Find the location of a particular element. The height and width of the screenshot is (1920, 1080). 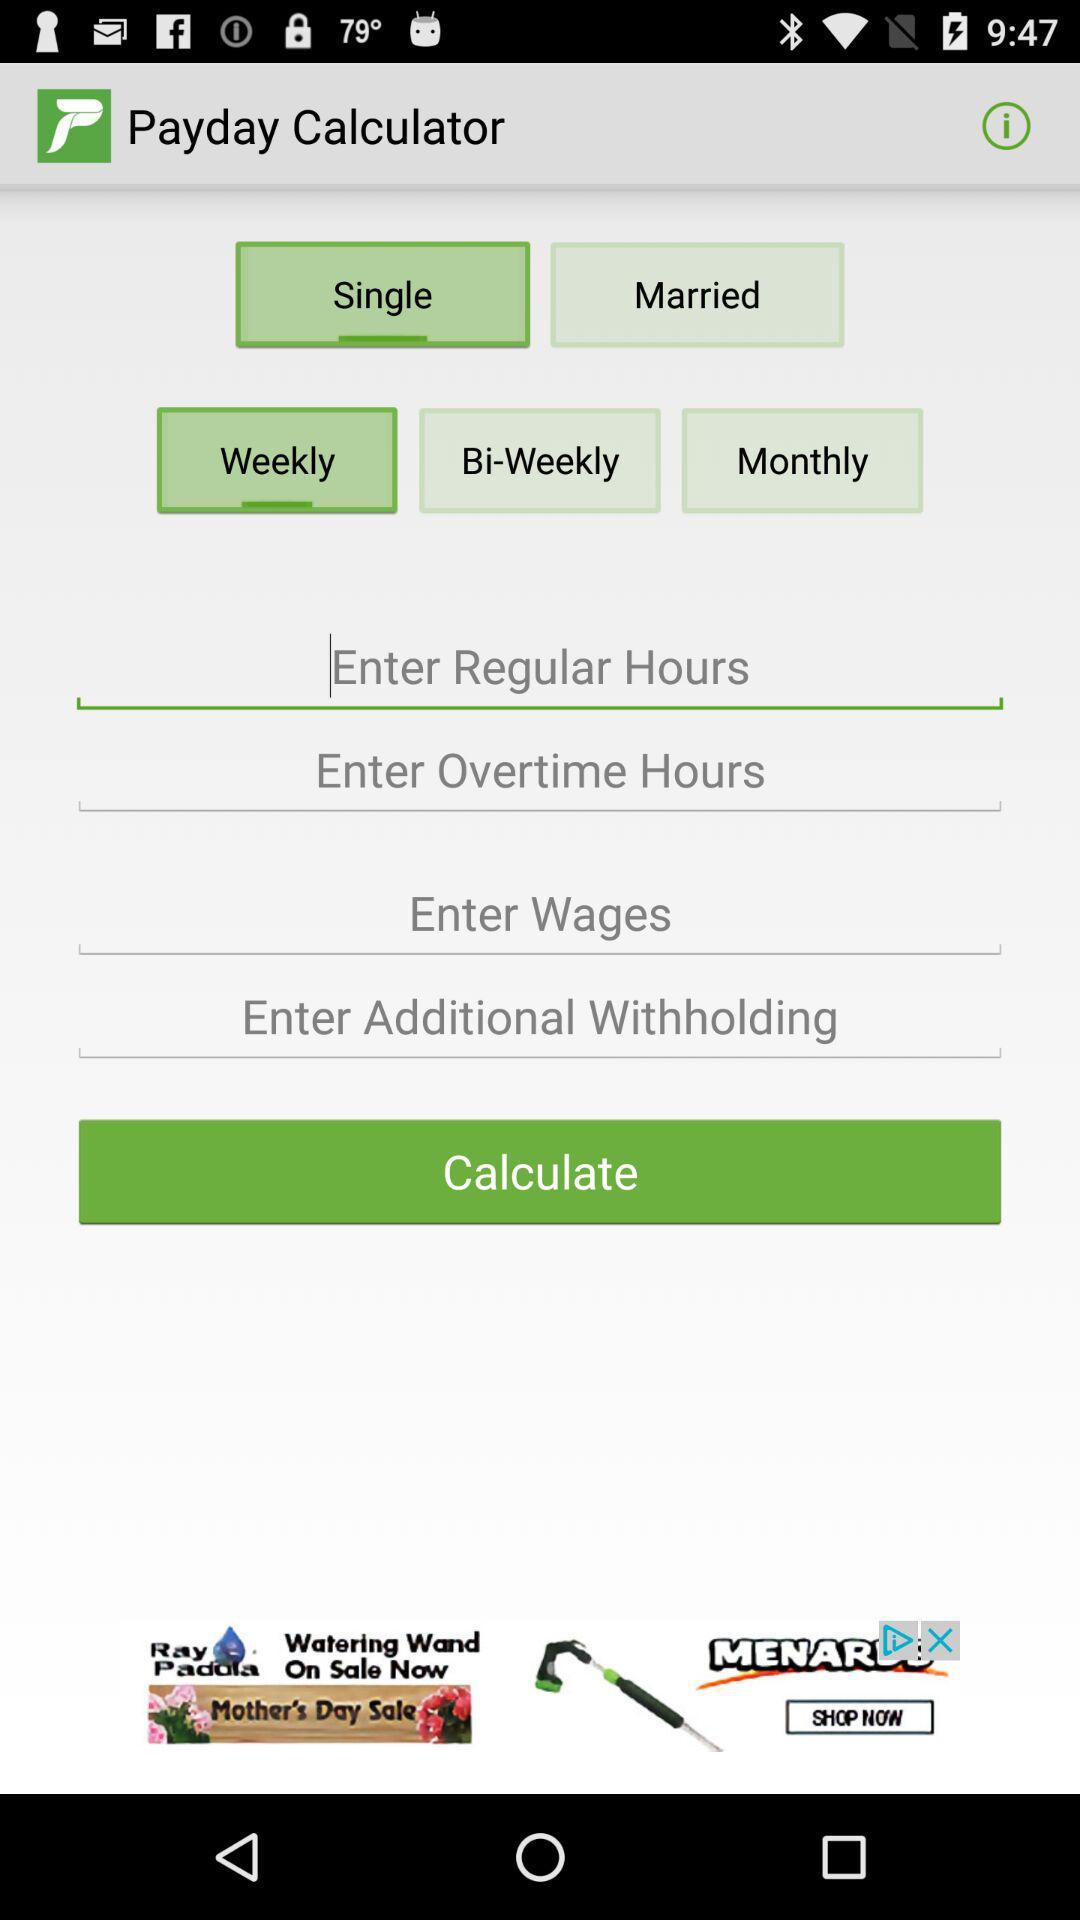

text is located at coordinates (540, 666).